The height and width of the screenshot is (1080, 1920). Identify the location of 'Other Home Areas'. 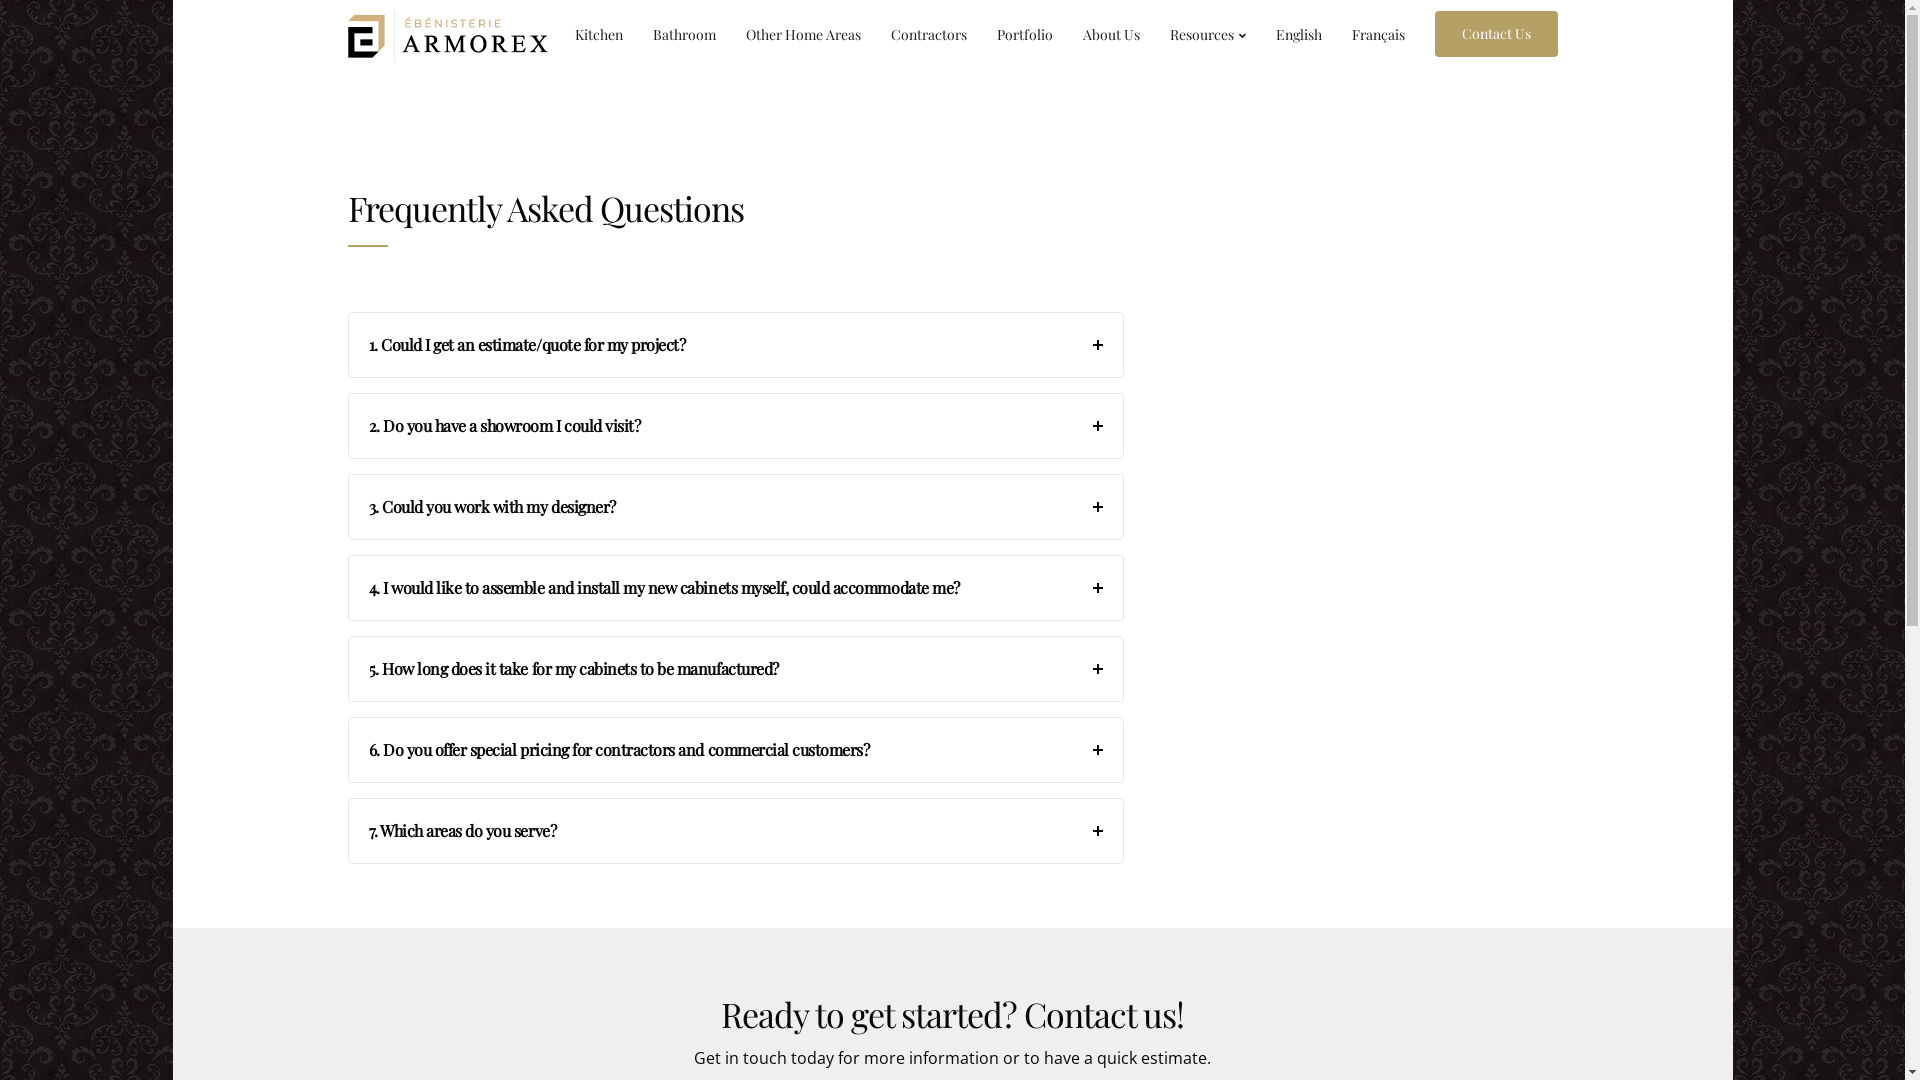
(728, 34).